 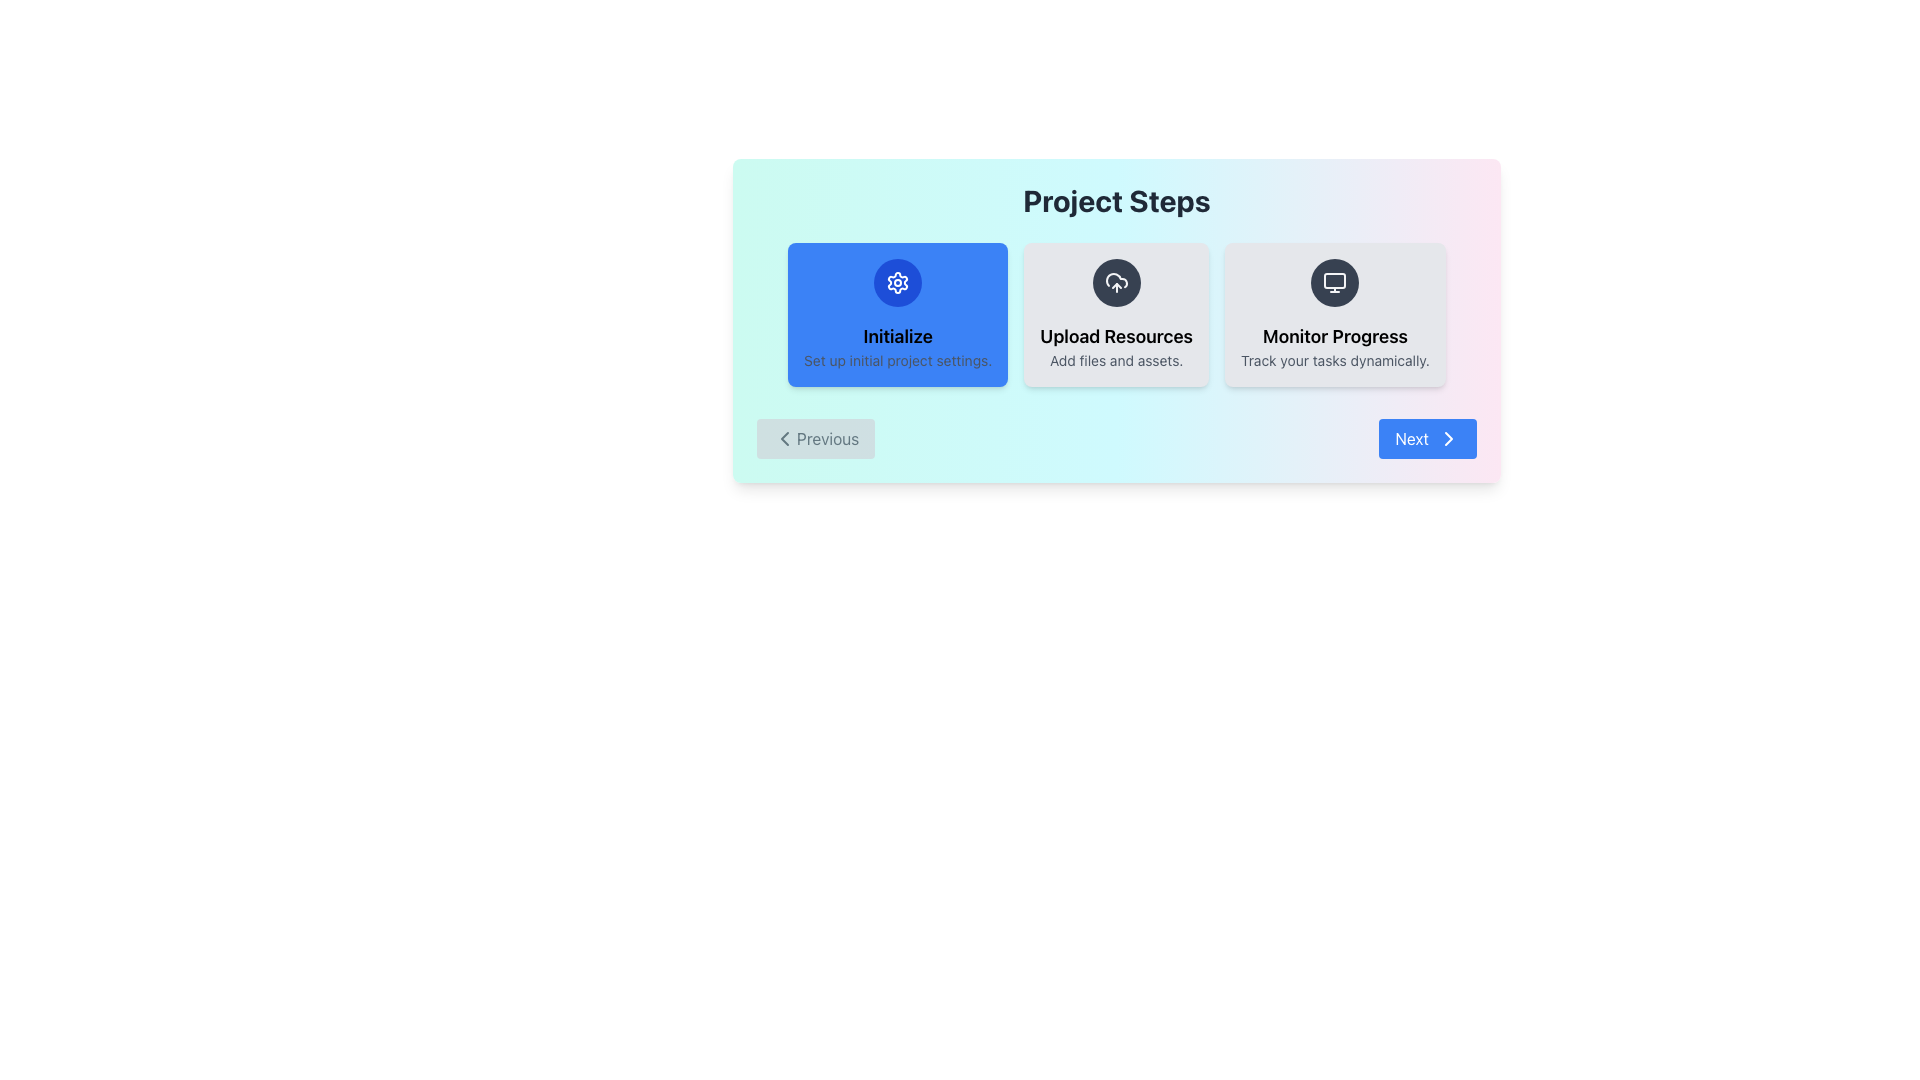 I want to click on information provided in the Text Block that explains the functionality of the 'Upload Resources' step in the Project Steps interface, located between the 'Initialize' and 'Monitor Progress' sections, so click(x=1115, y=346).